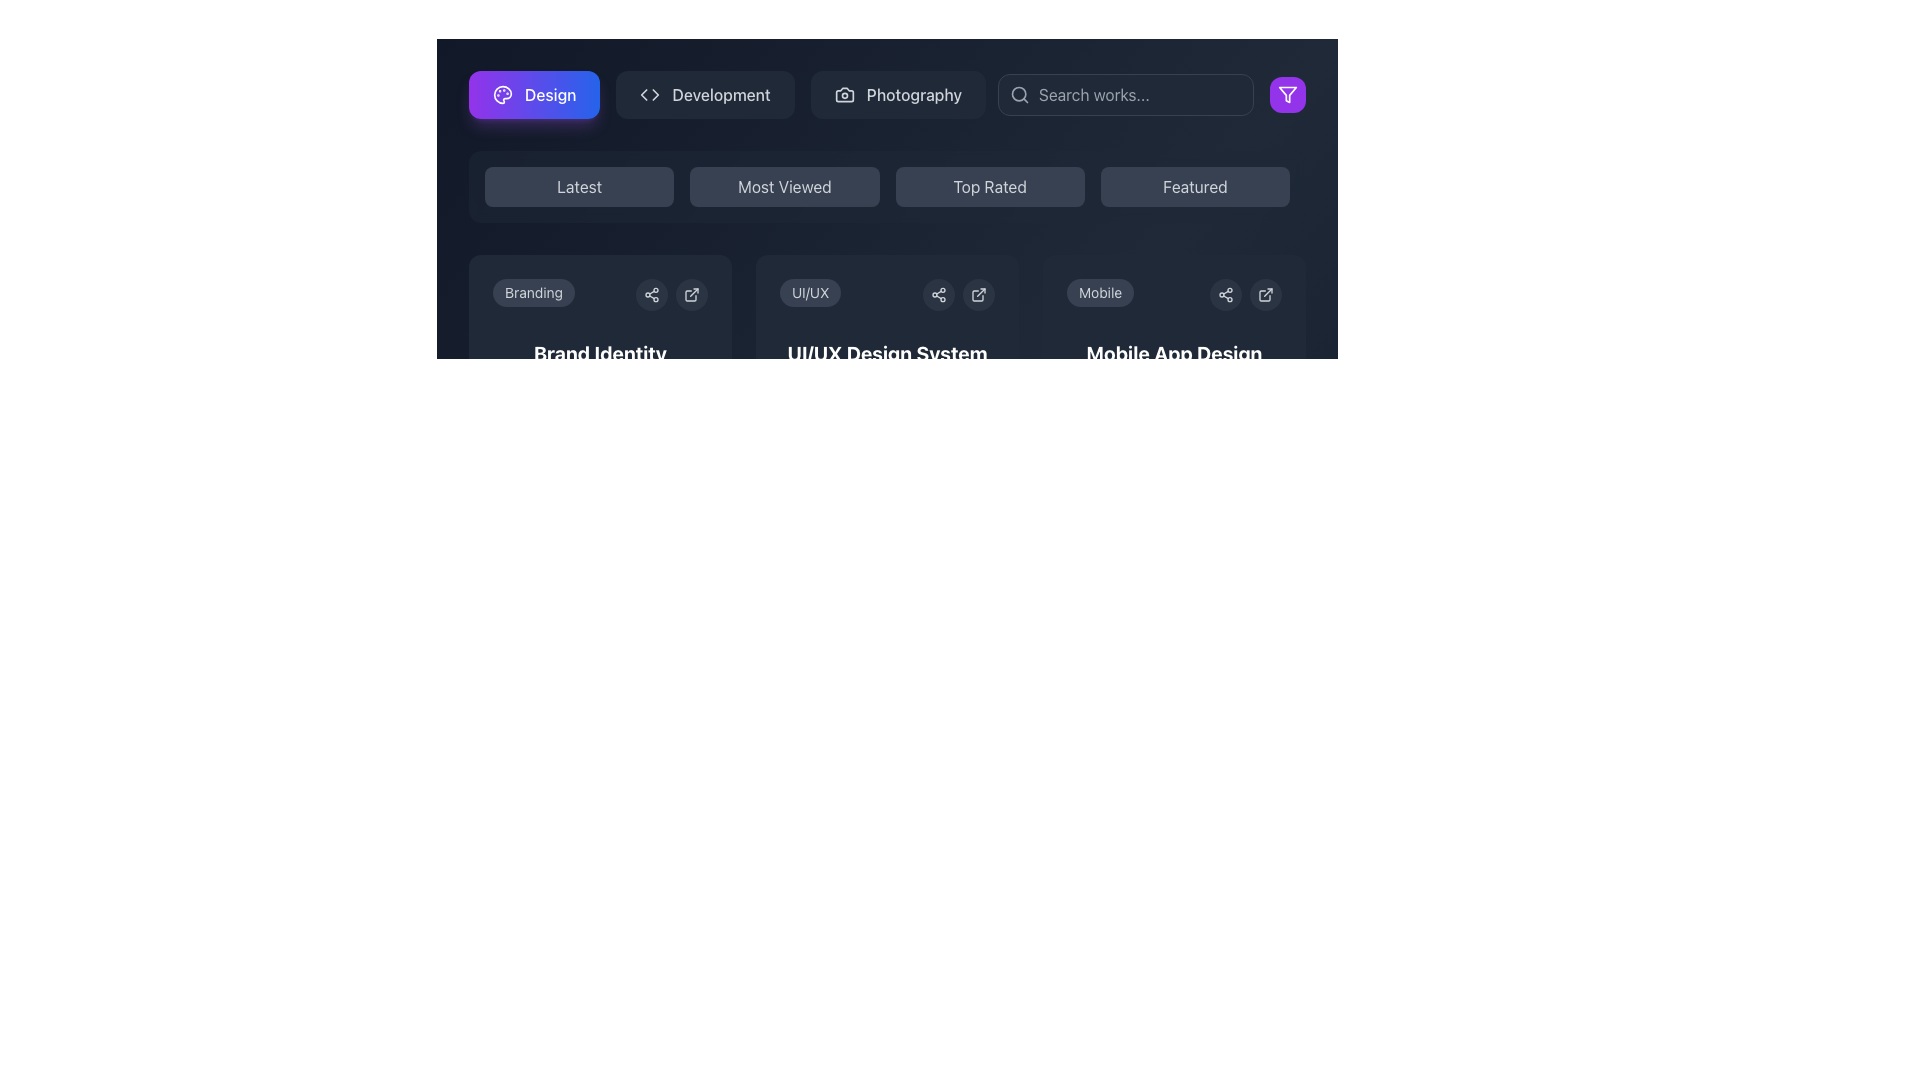  What do you see at coordinates (650, 95) in the screenshot?
I see `the visual representation of the leftmost icon within the button labeled 'development', which is centrally aligned vertically and located to the immediate left of the text 'development'` at bounding box center [650, 95].